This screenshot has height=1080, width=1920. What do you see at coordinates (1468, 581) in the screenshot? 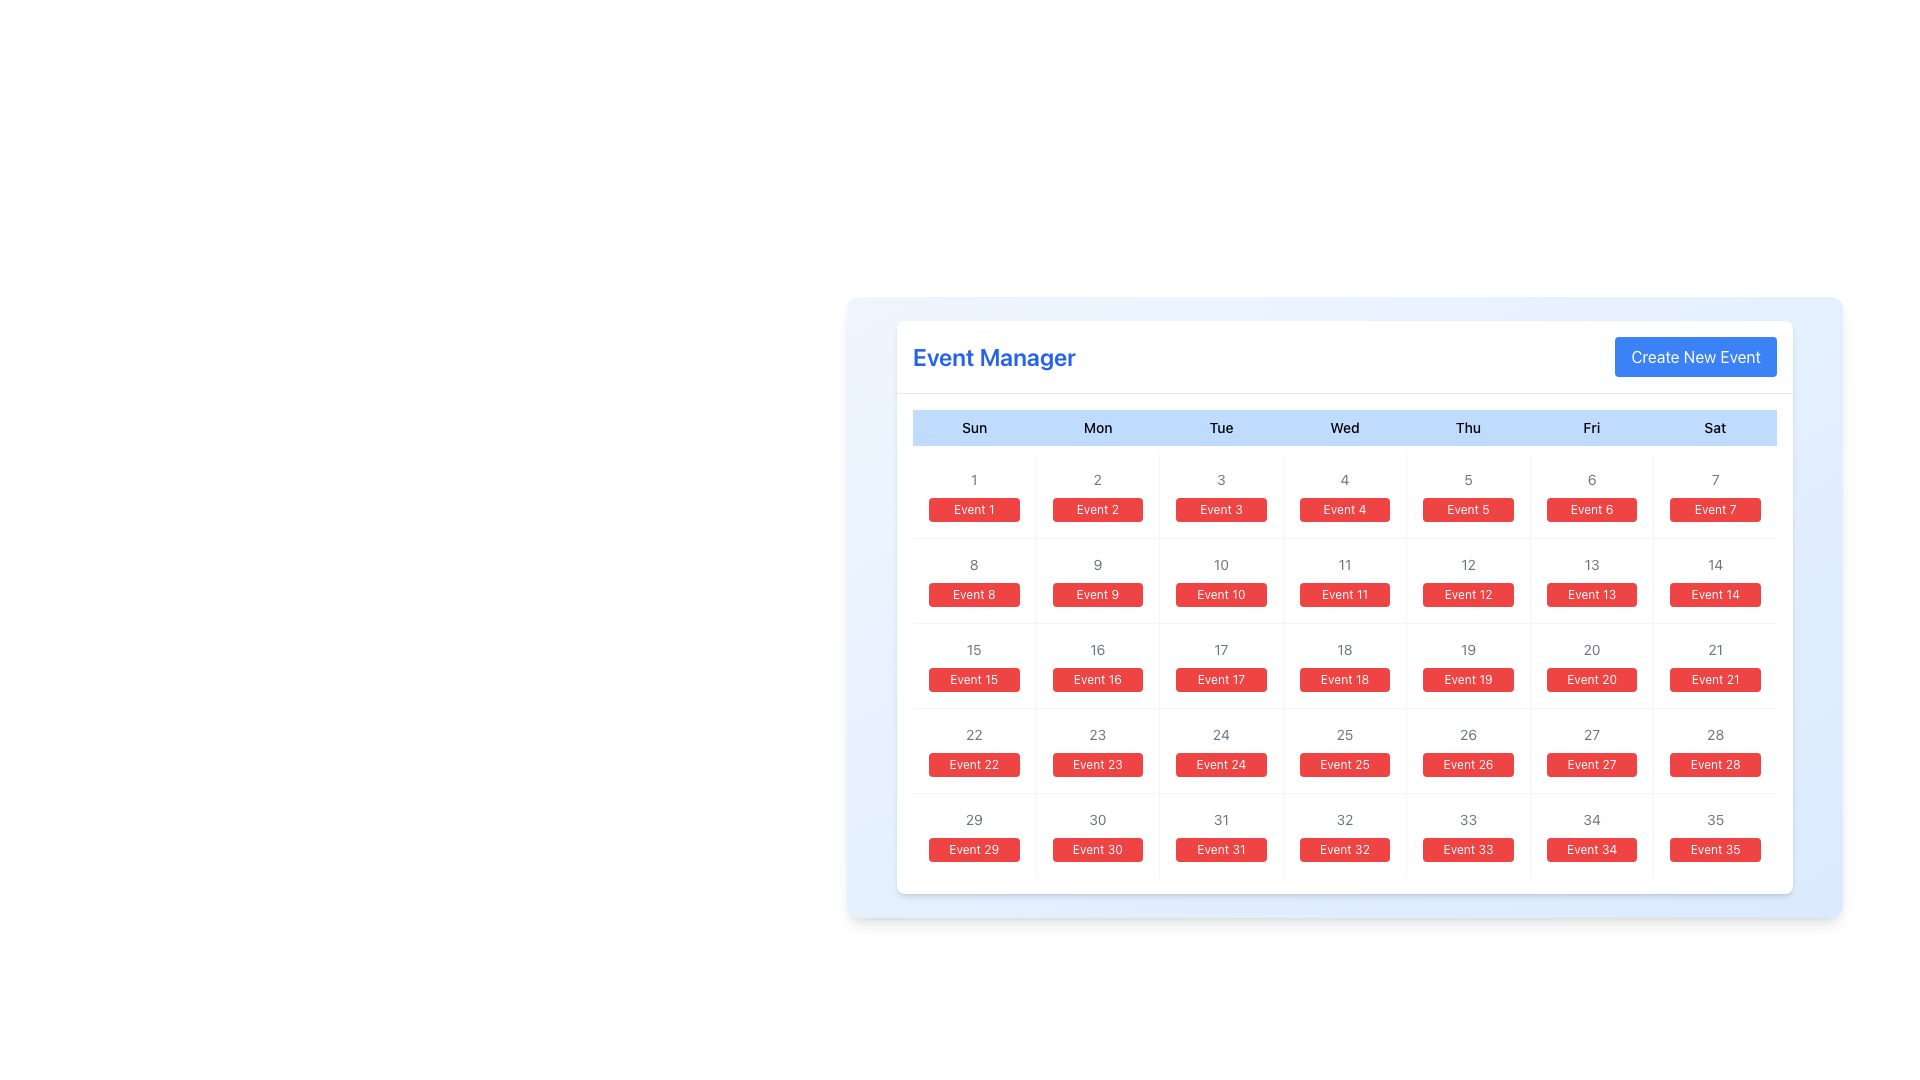
I see `the button representing 'Event 12'` at bounding box center [1468, 581].